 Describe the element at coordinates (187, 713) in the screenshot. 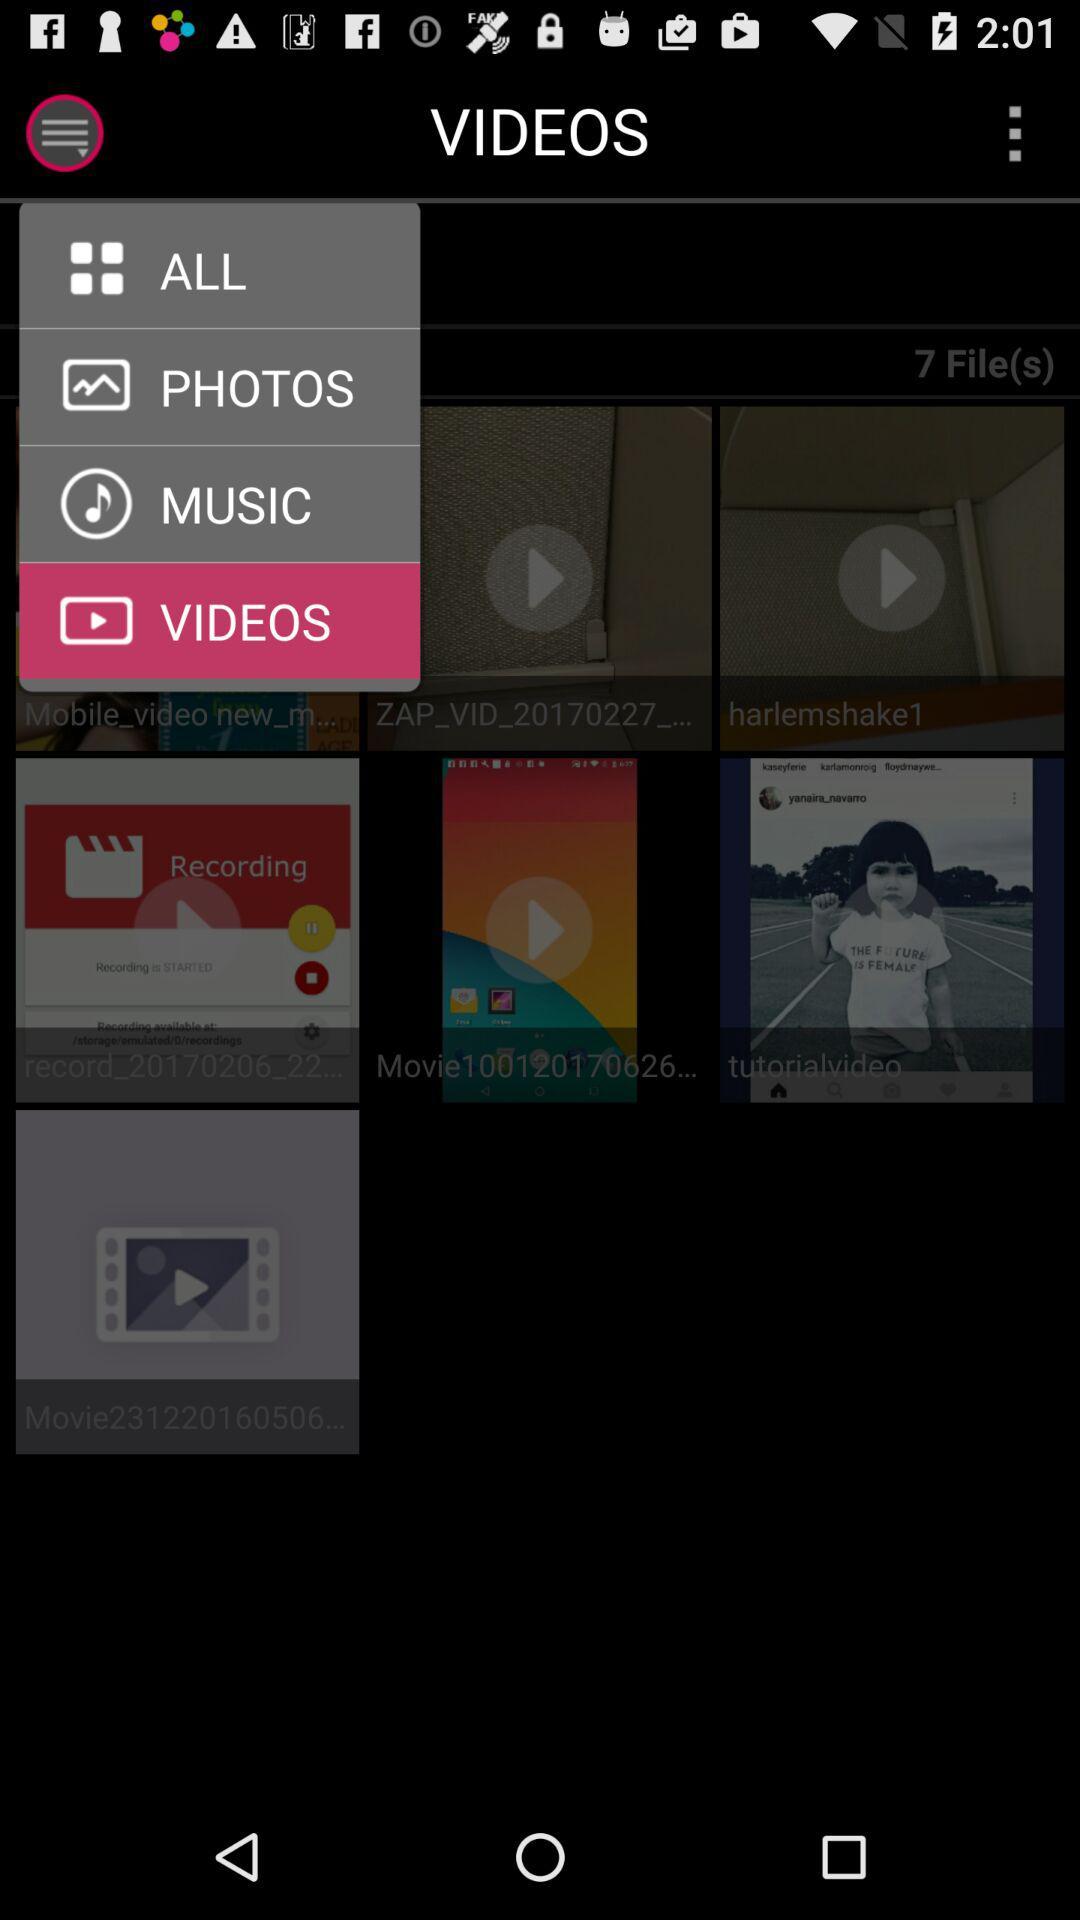

I see `the mobile_video new_mgautoplay item` at that location.